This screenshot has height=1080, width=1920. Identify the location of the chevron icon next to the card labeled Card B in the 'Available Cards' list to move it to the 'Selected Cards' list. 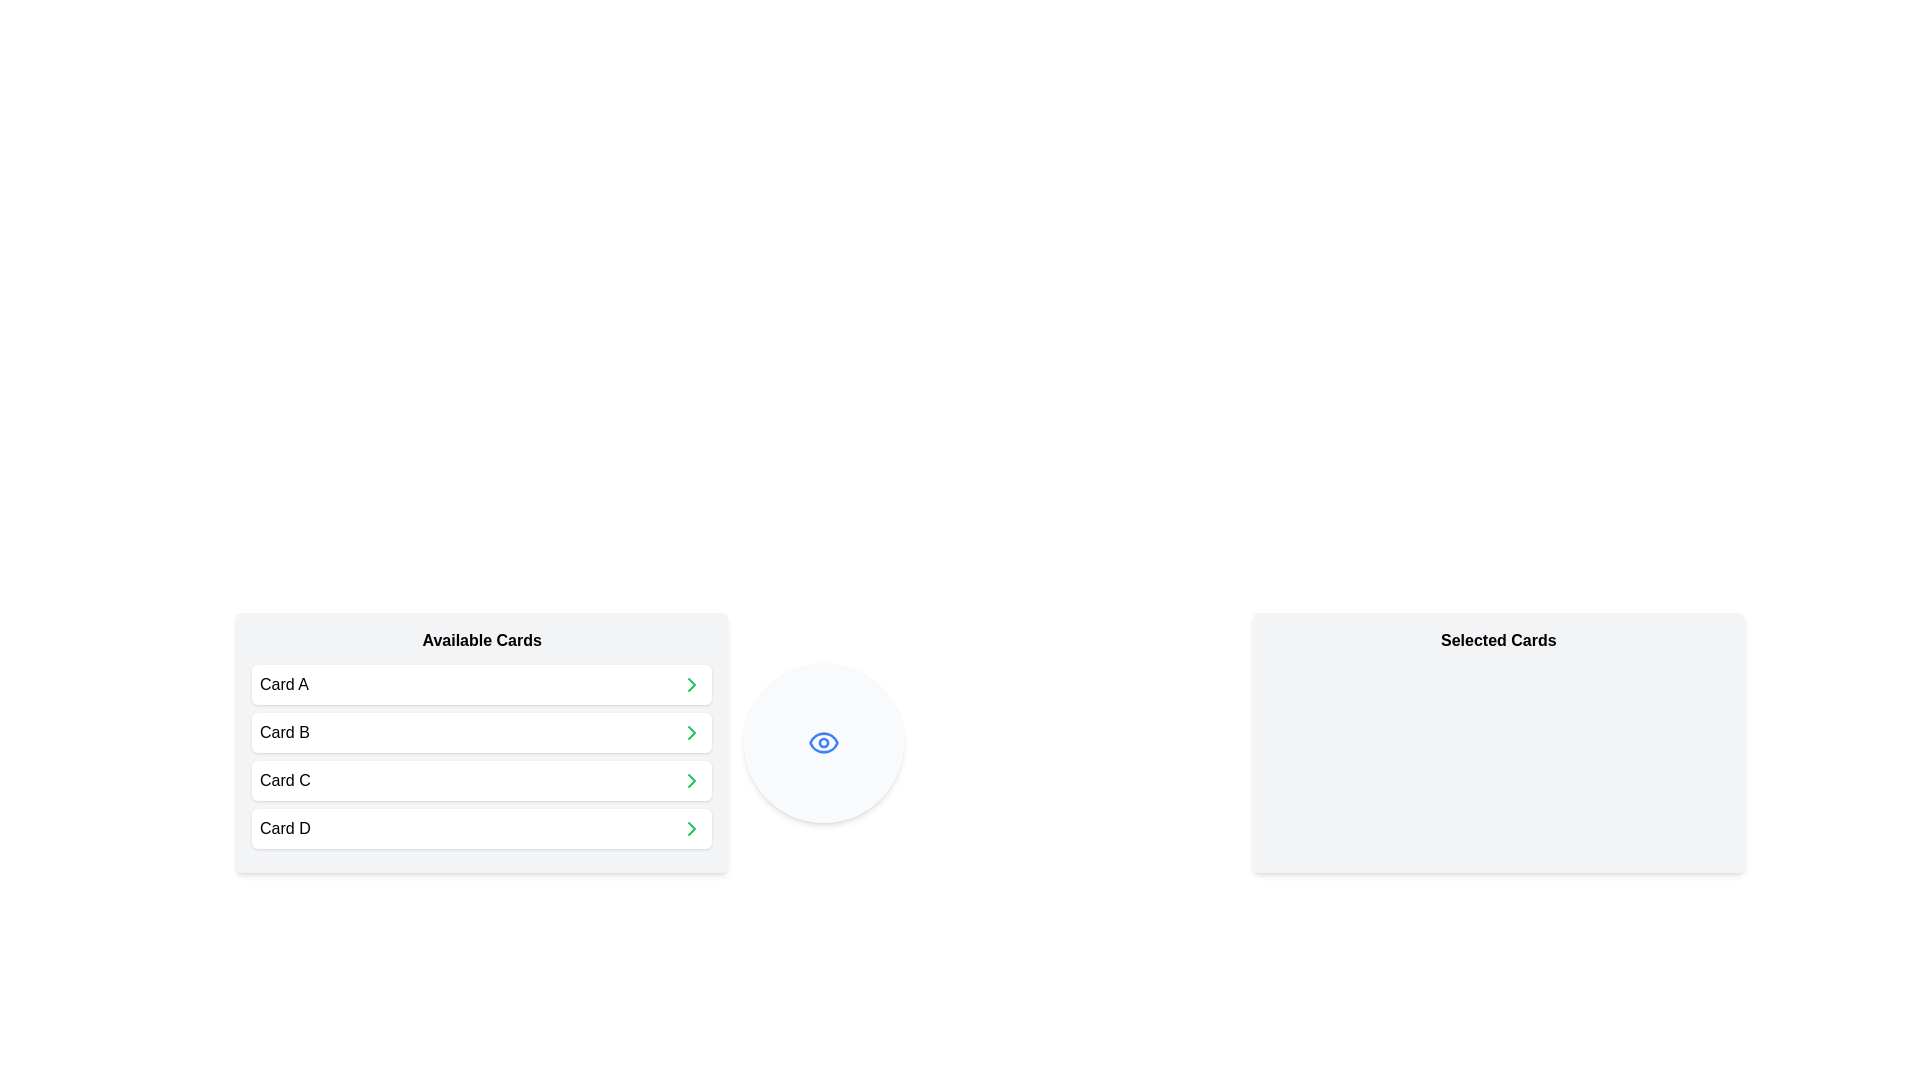
(692, 732).